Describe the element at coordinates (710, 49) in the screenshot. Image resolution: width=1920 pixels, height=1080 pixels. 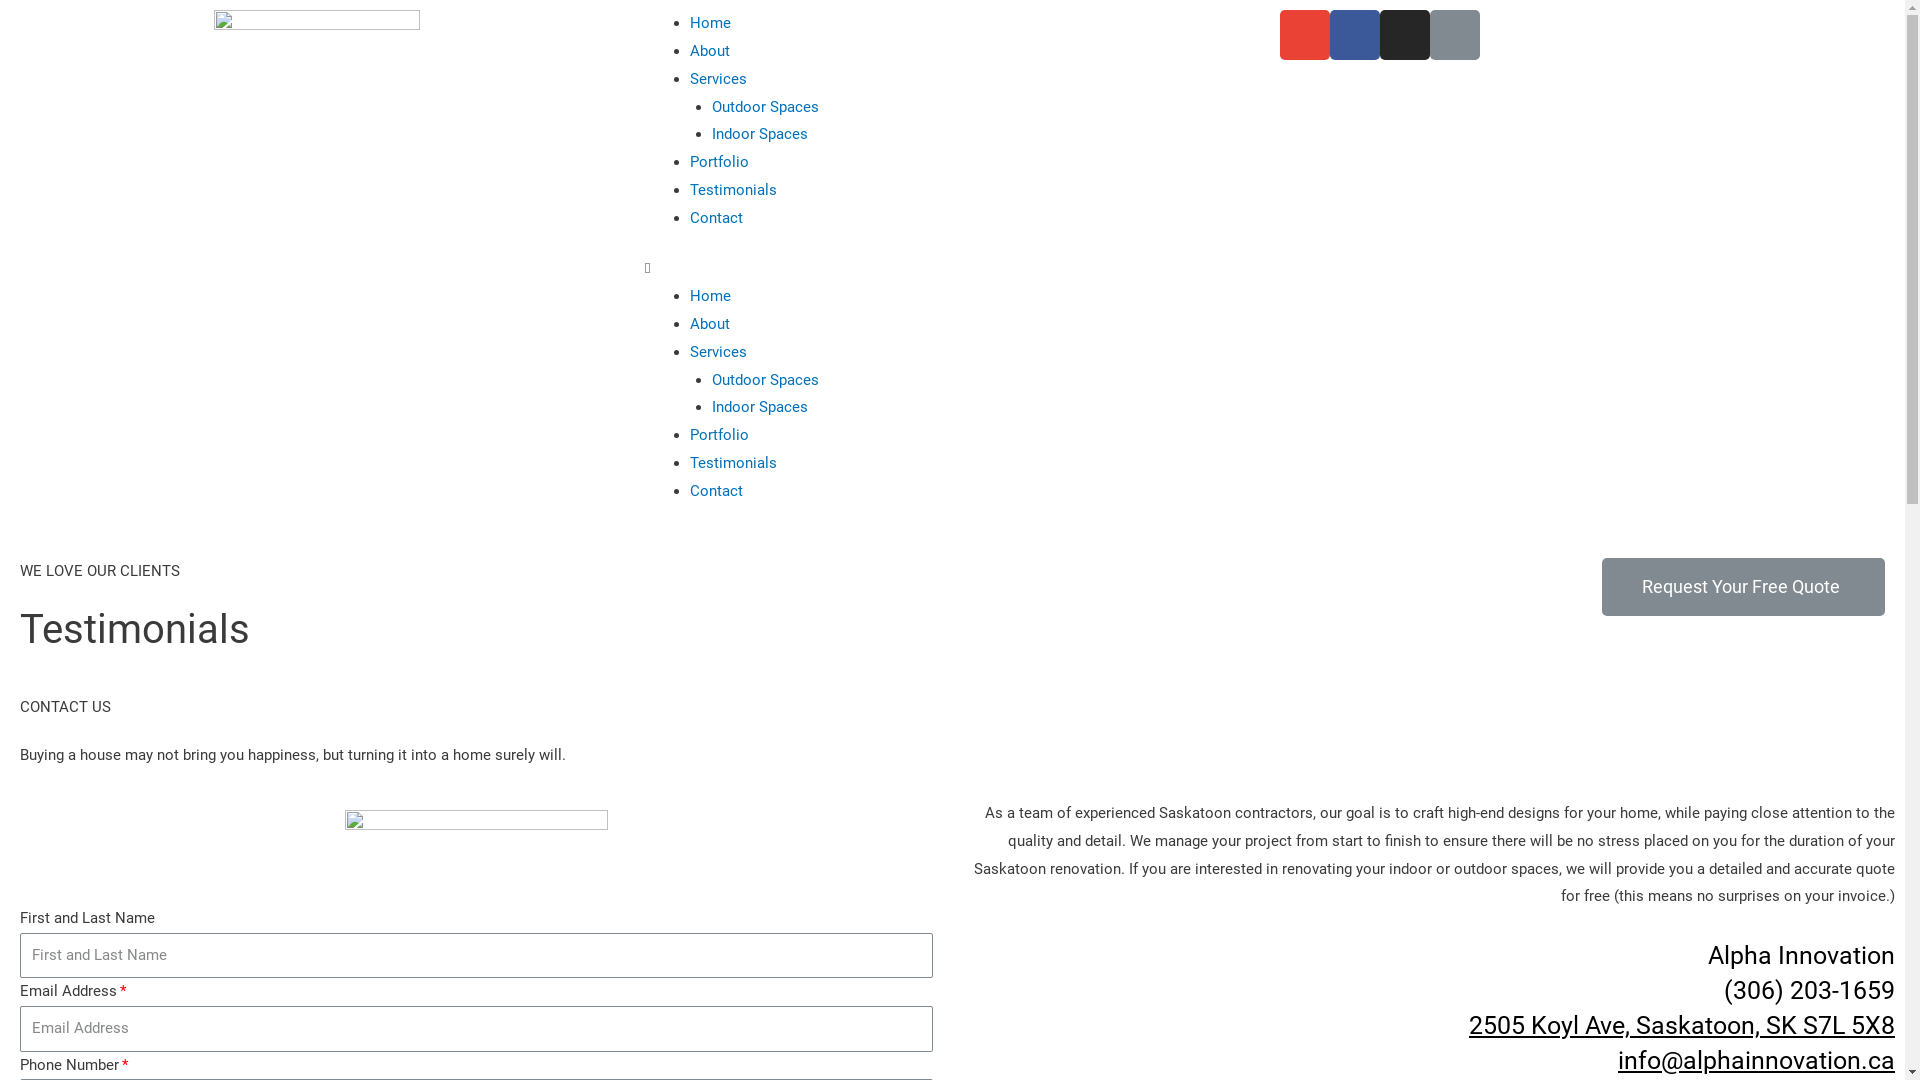
I see `'About'` at that location.